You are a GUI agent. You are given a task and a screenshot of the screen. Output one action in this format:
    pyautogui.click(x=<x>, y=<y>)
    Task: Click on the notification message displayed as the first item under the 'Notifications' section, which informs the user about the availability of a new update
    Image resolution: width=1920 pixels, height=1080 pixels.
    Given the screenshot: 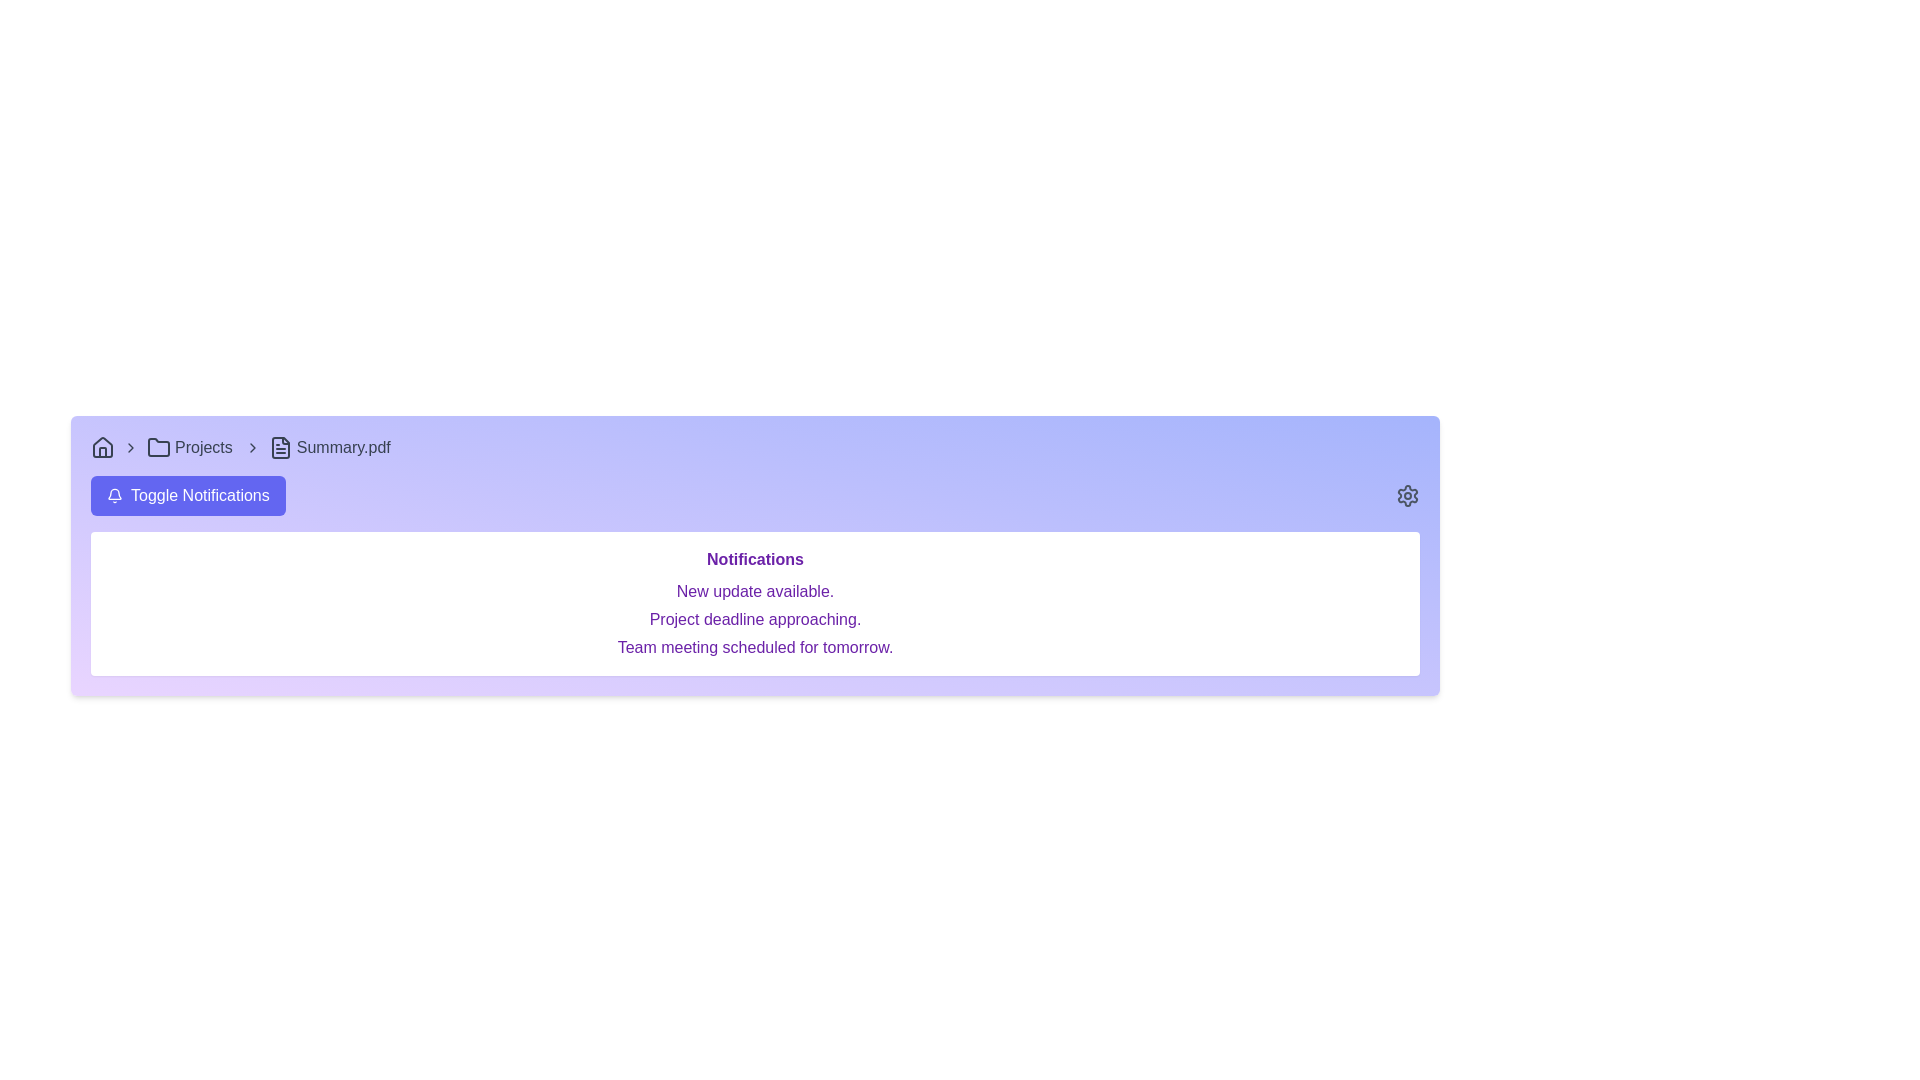 What is the action you would take?
    pyautogui.click(x=754, y=590)
    